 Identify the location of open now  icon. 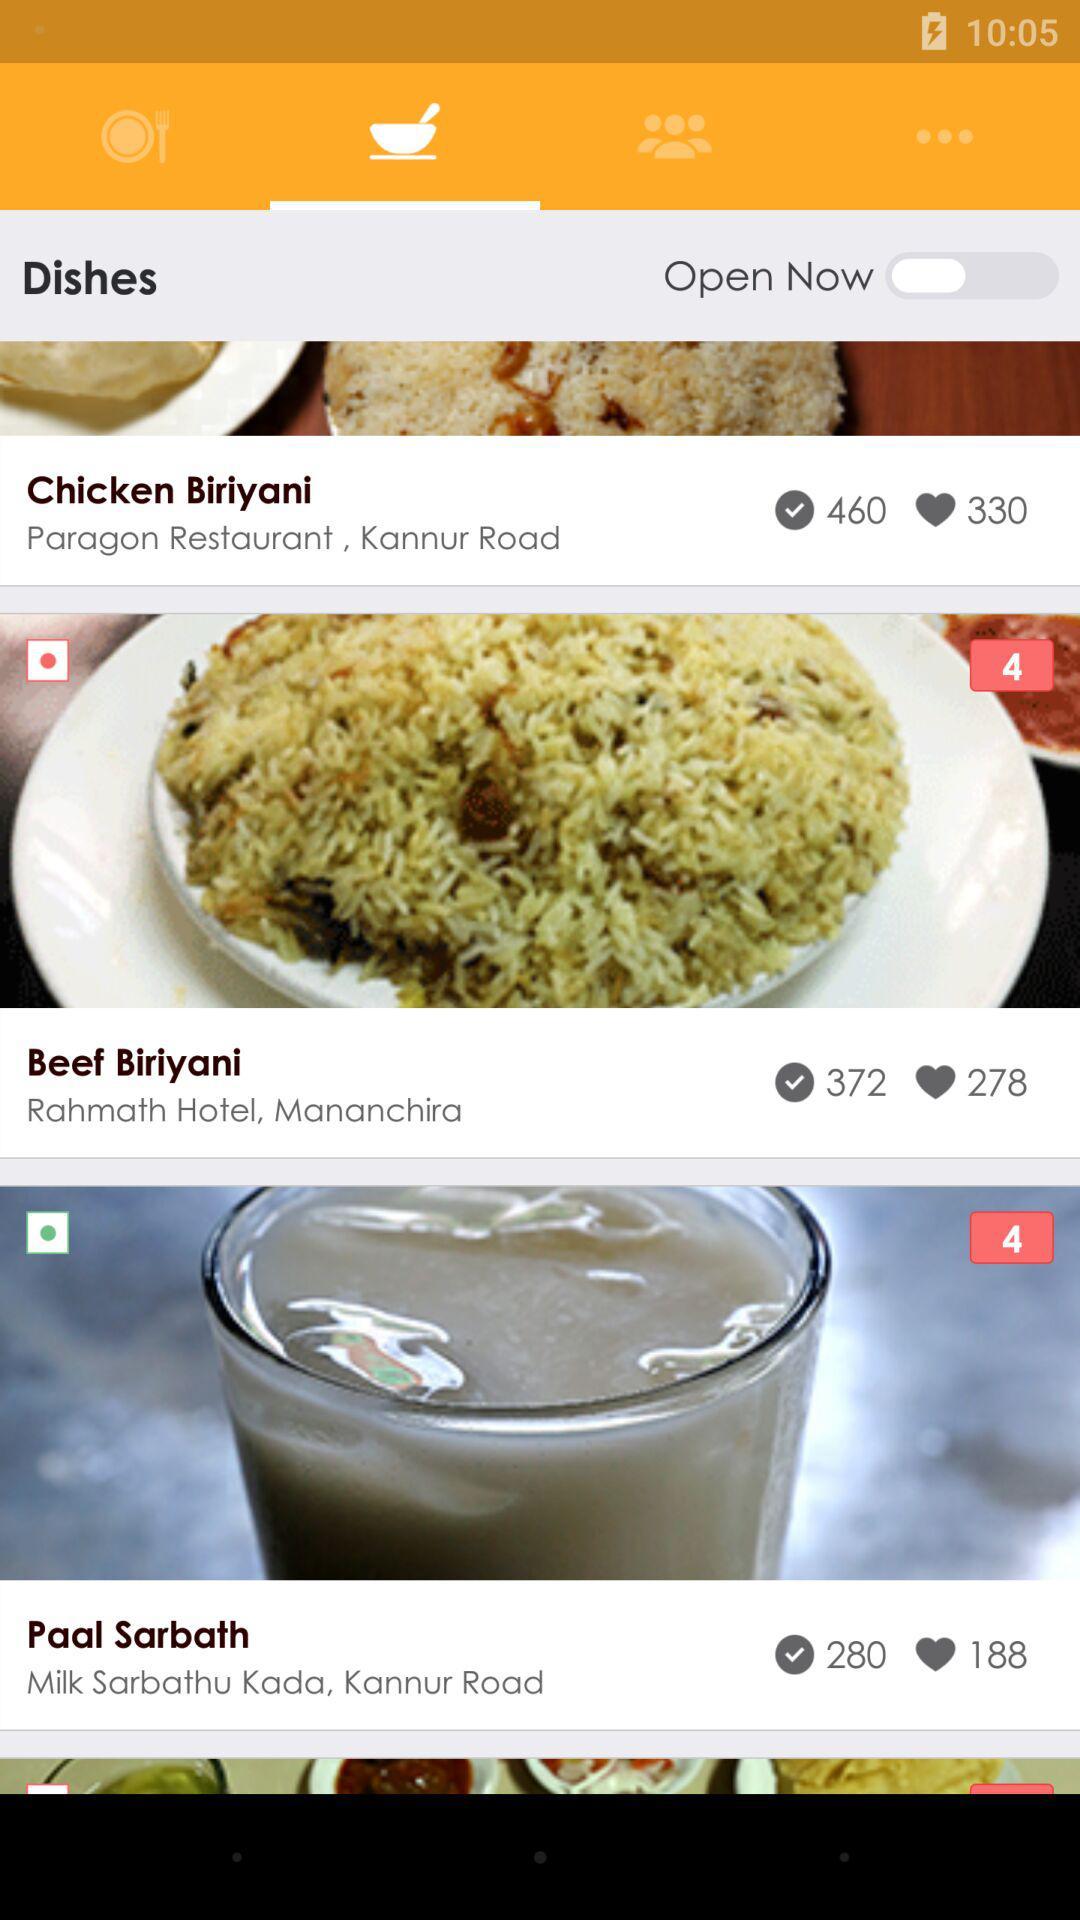
(859, 274).